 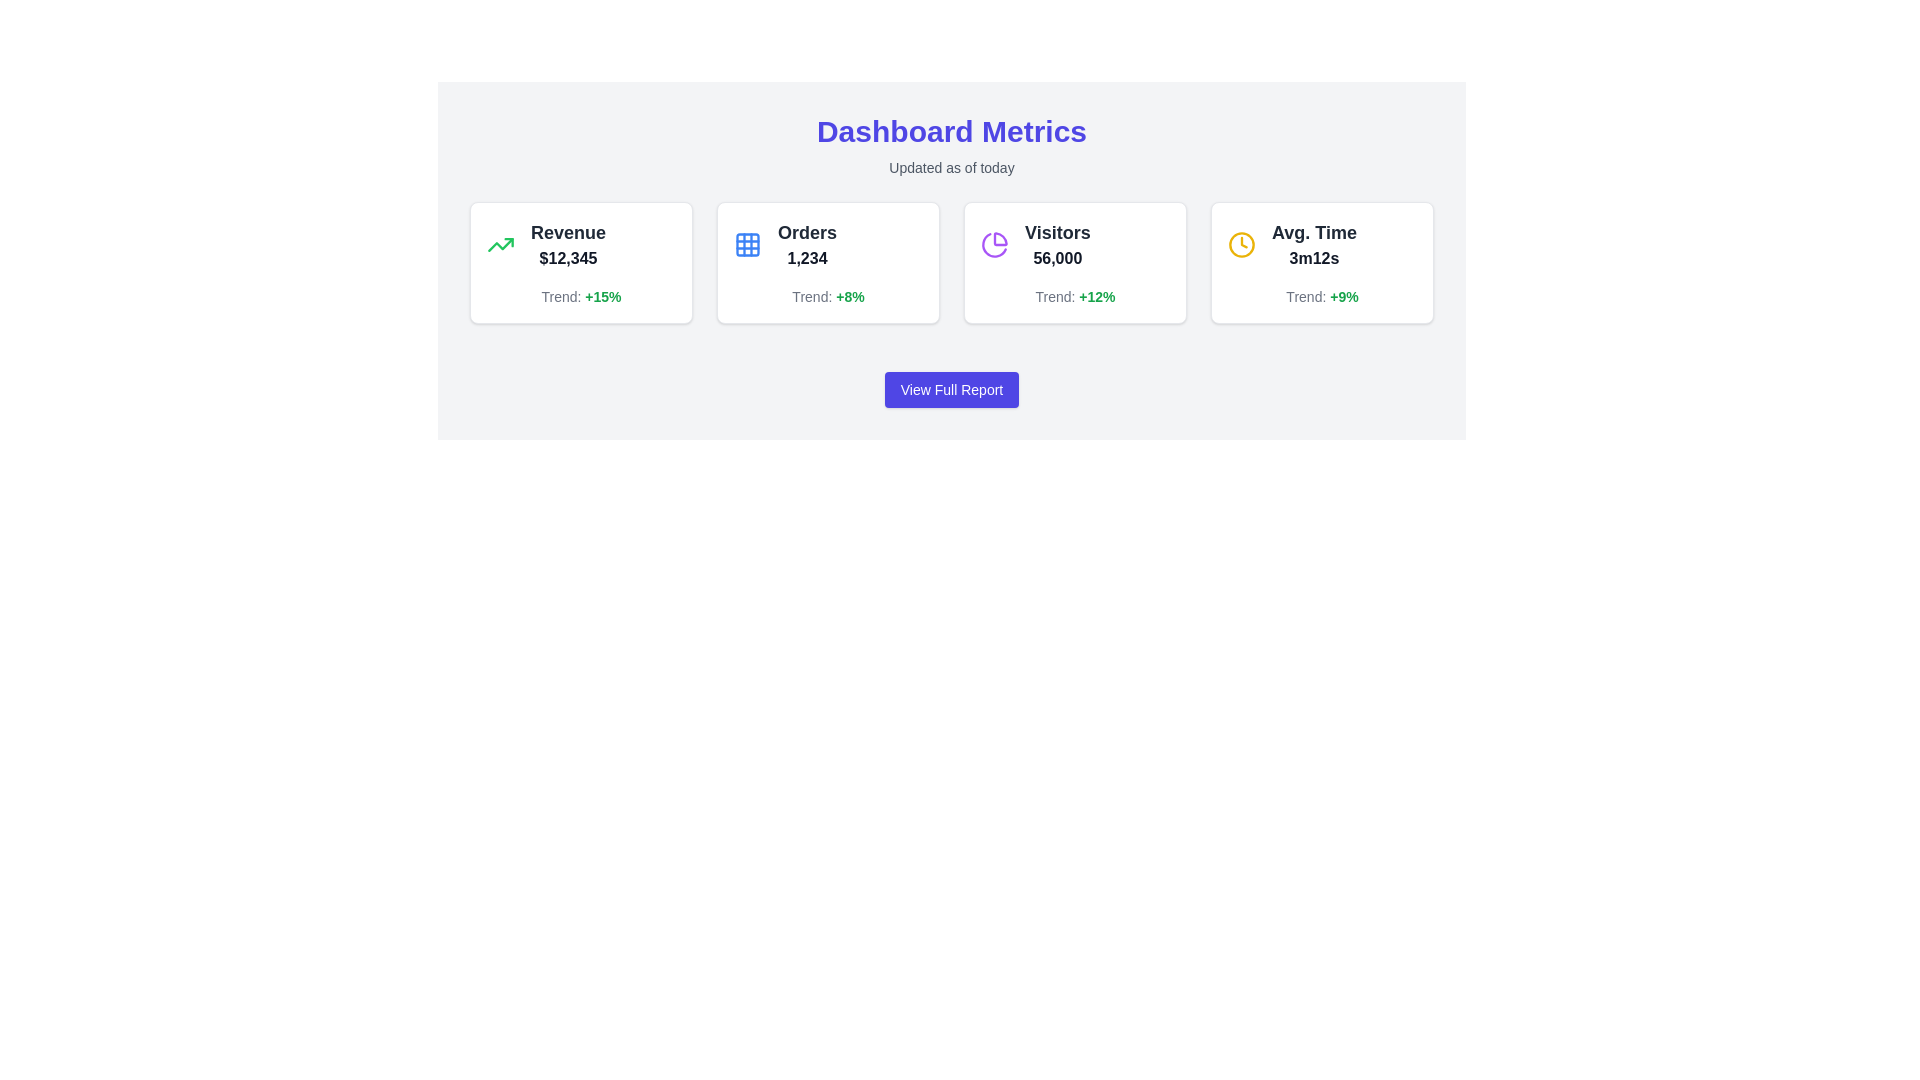 What do you see at coordinates (950, 167) in the screenshot?
I see `the static text element that provides additional information indicating the recency of the data above, located directly below 'Dashboard Metrics' and centered horizontally` at bounding box center [950, 167].